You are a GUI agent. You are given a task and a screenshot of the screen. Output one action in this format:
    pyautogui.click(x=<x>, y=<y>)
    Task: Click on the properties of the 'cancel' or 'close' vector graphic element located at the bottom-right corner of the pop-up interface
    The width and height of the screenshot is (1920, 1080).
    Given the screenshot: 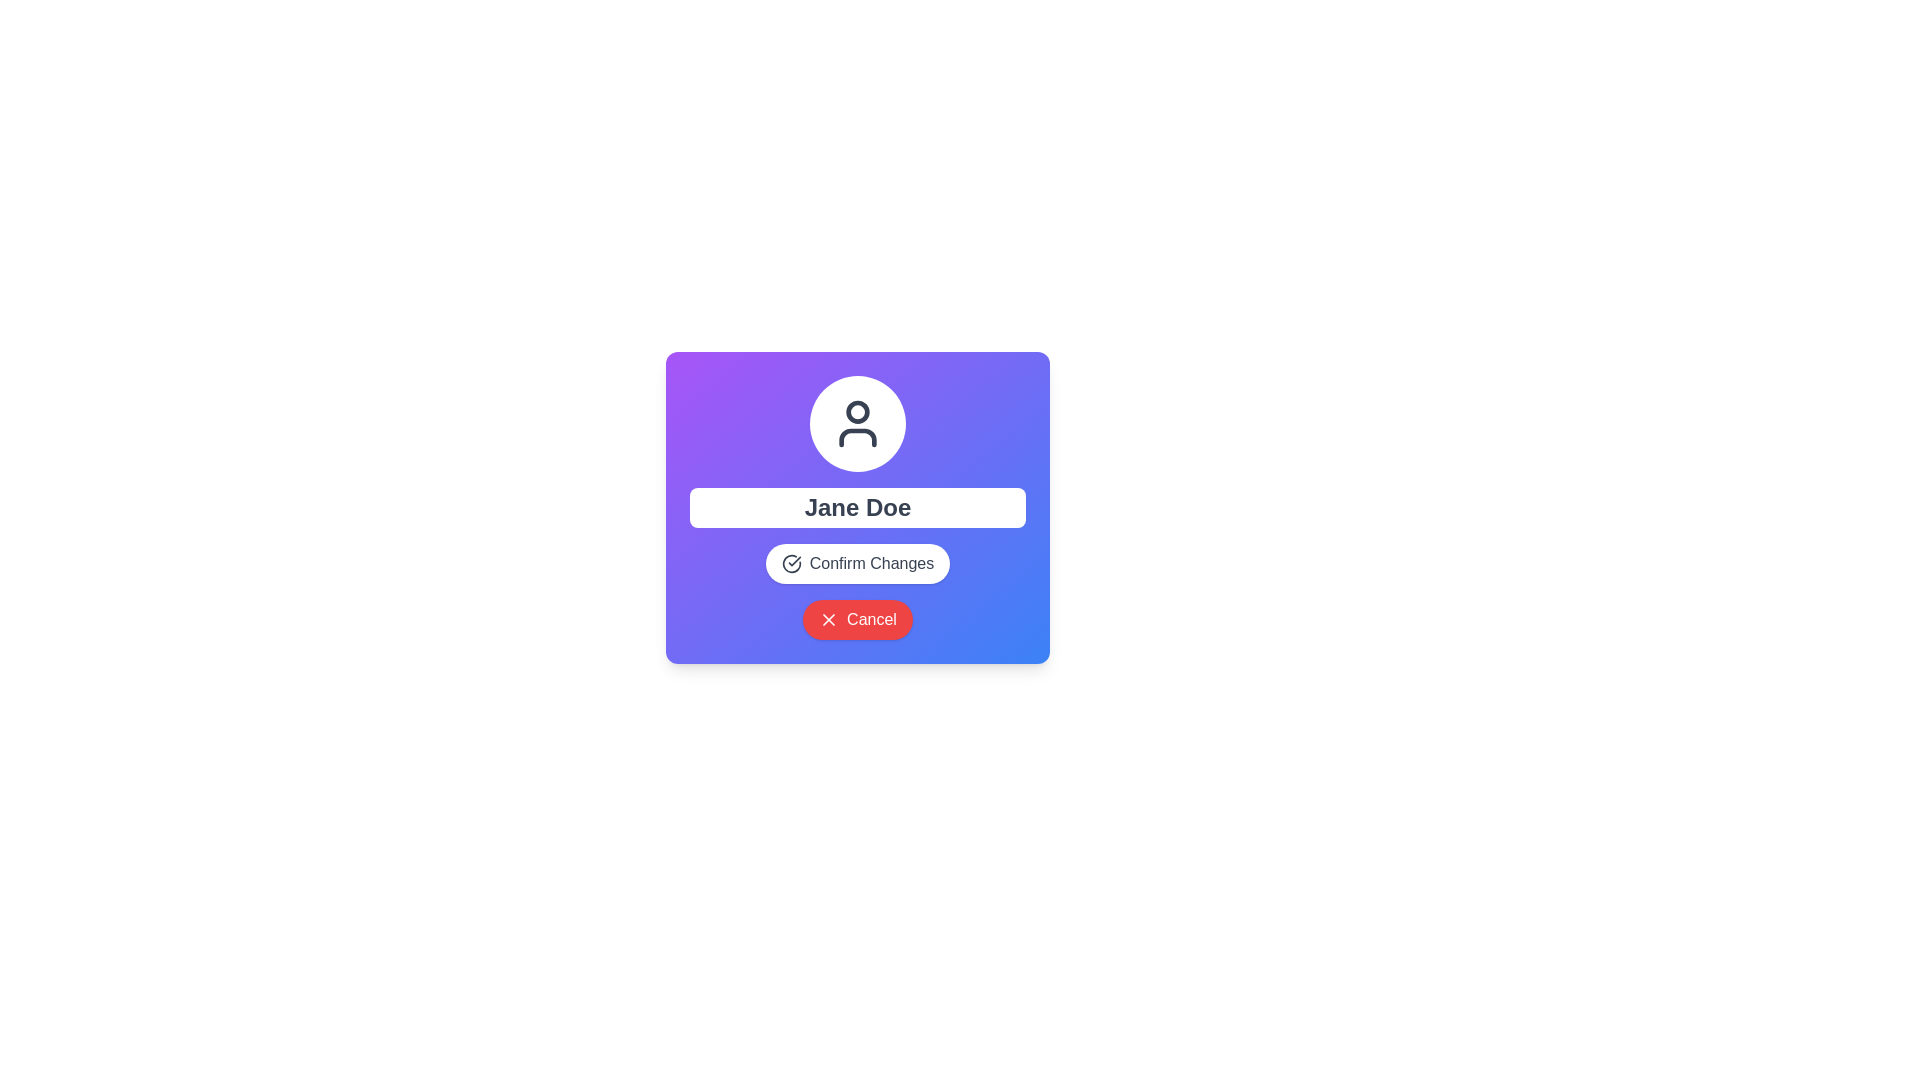 What is the action you would take?
    pyautogui.click(x=829, y=619)
    